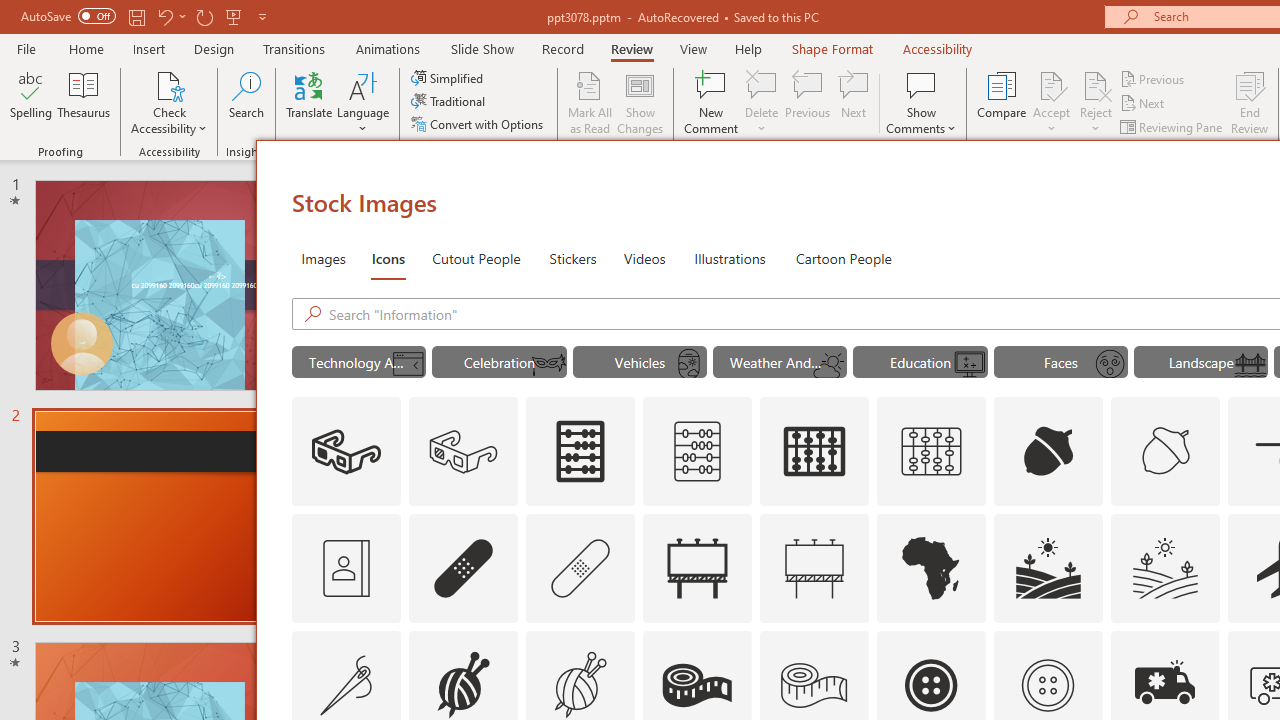 The image size is (1280, 720). Describe the element at coordinates (359, 362) in the screenshot. I see `'"Technology And Electronics" Icons.'` at that location.